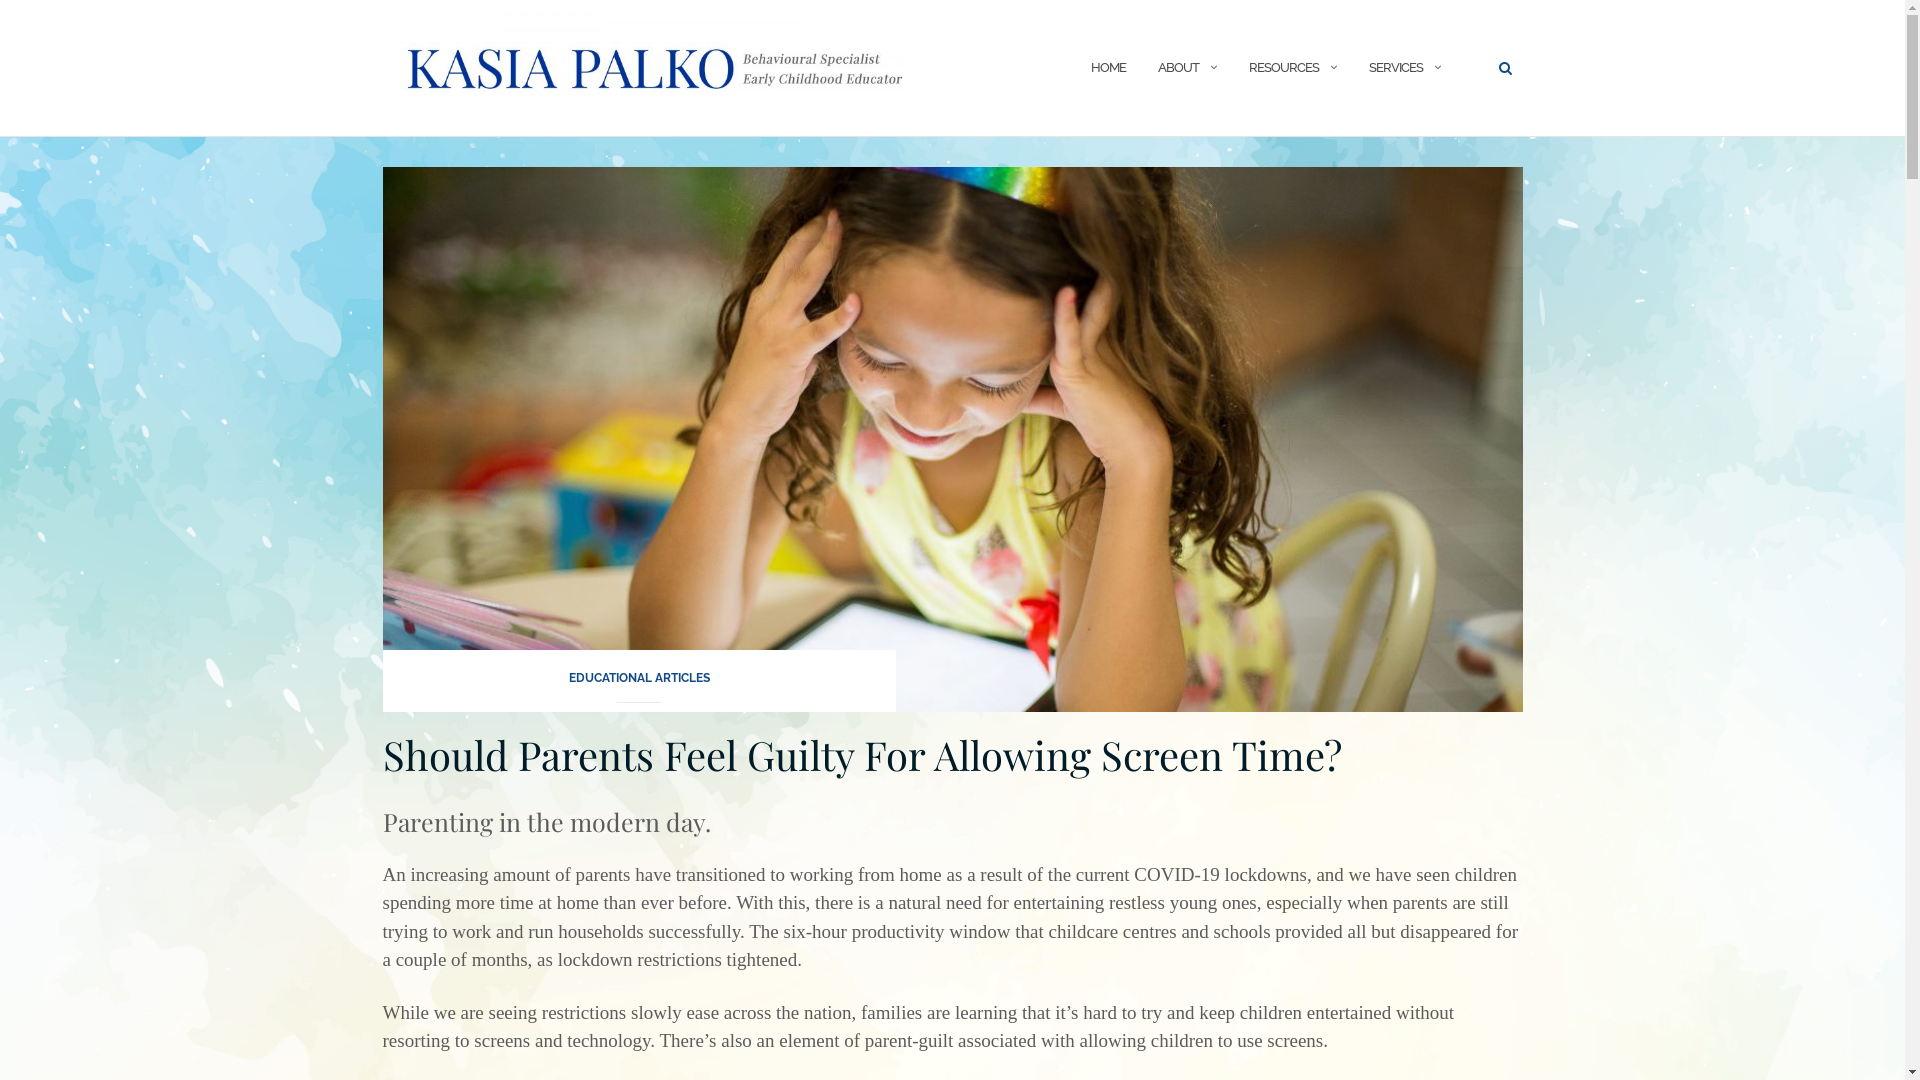 The image size is (1920, 1080). What do you see at coordinates (1394, 67) in the screenshot?
I see `'SERVICES'` at bounding box center [1394, 67].